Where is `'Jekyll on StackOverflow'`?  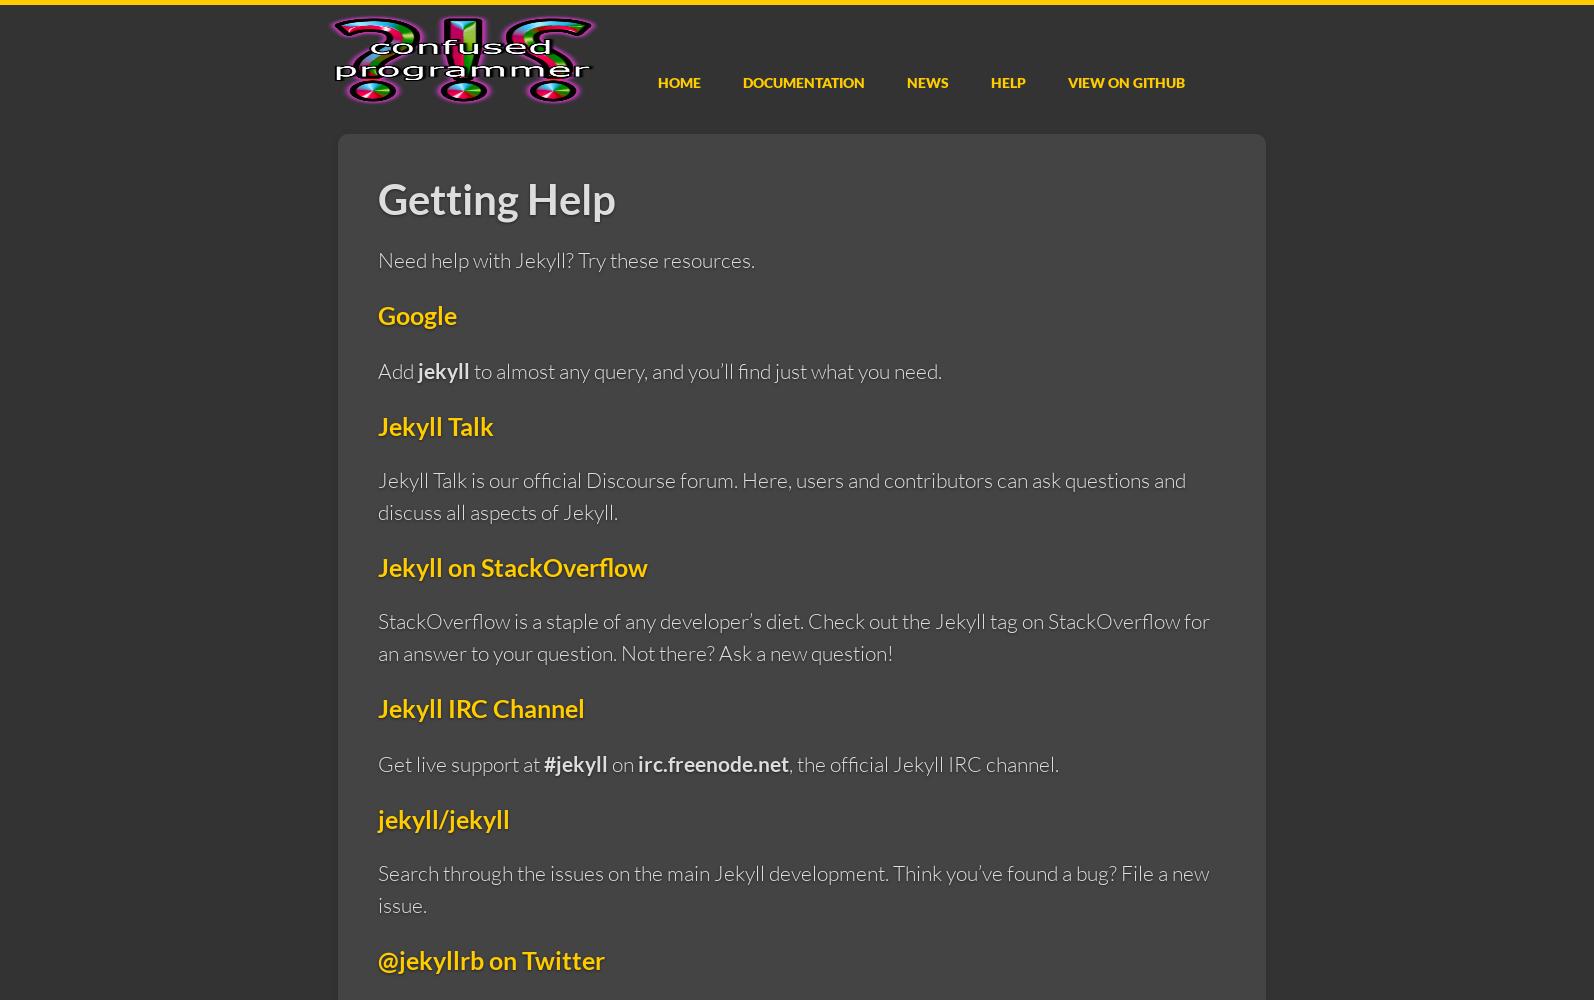 'Jekyll on StackOverflow' is located at coordinates (511, 565).